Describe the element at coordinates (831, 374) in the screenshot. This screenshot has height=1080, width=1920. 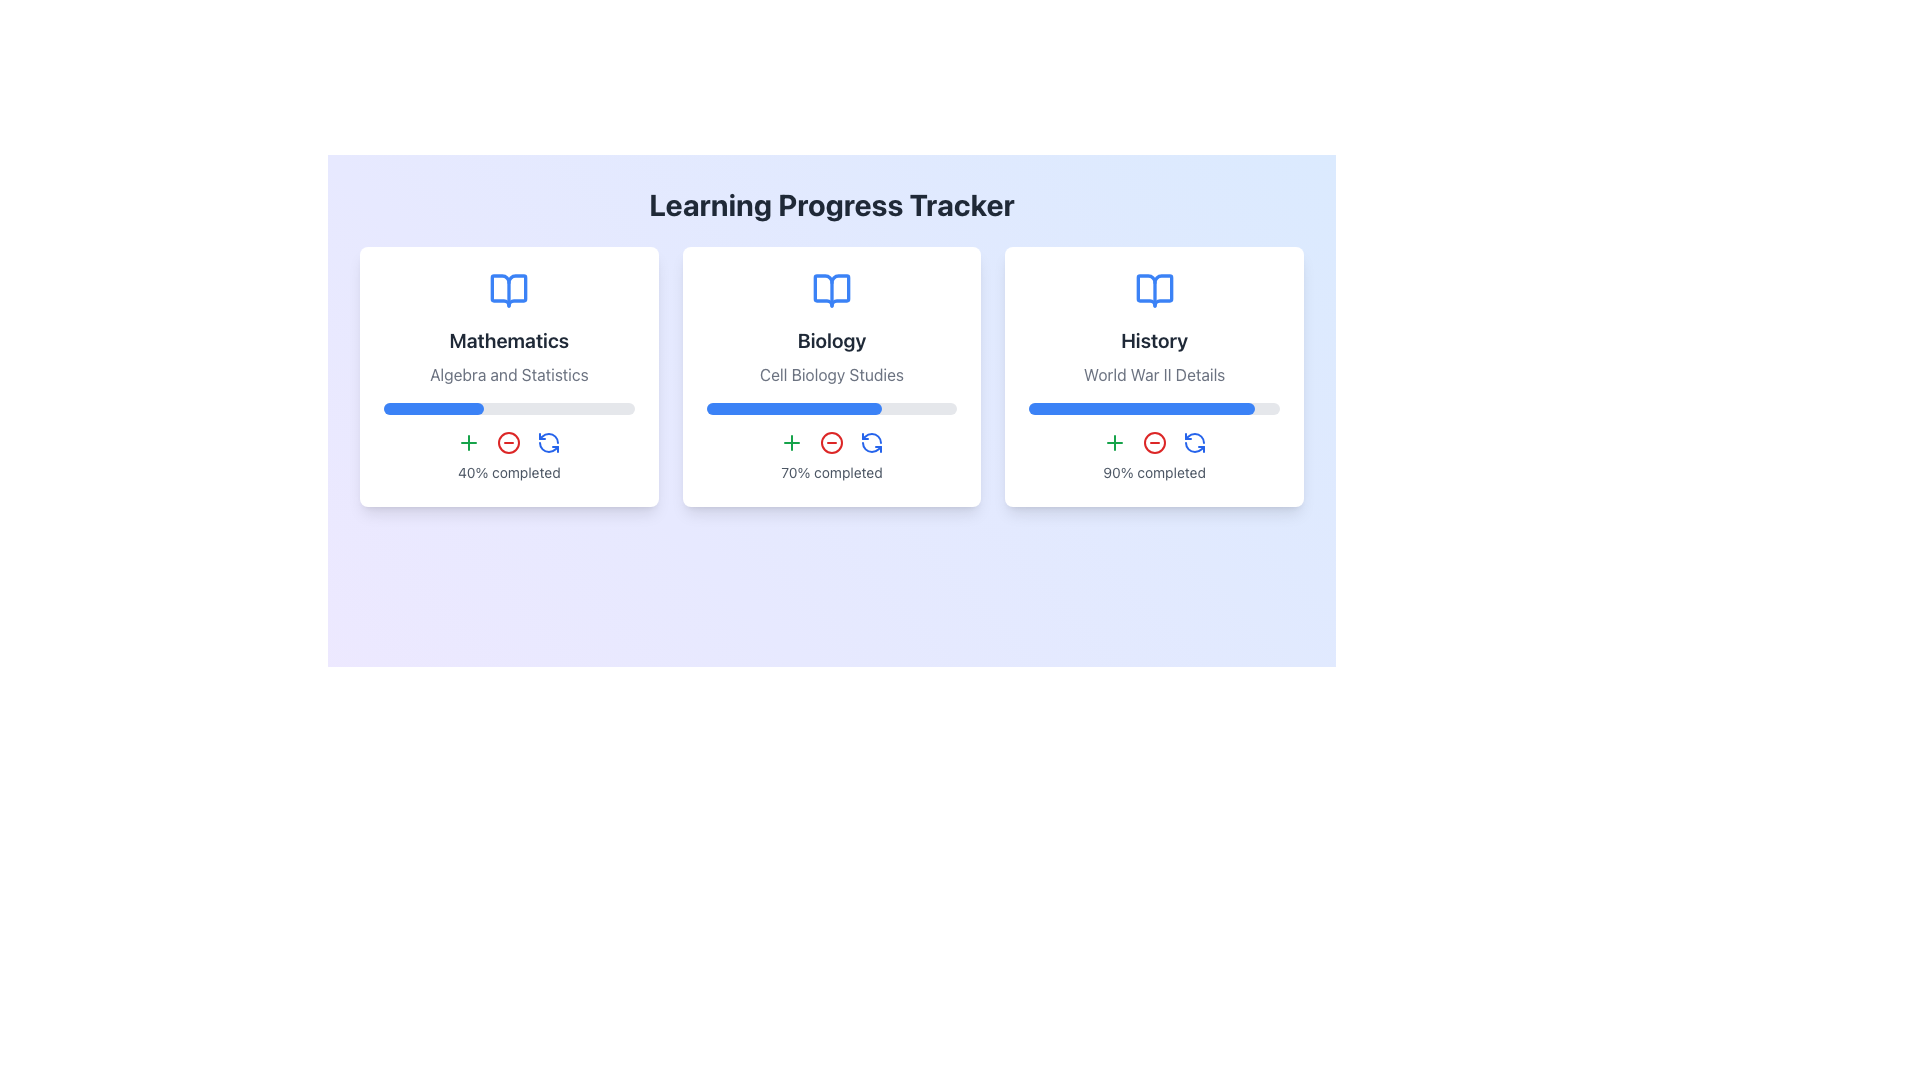
I see `the static text label reading 'Cell Biology Studies', which is styled with a smaller font size and gray color, positioned below the title 'Biology' and above the blue progress bar` at that location.